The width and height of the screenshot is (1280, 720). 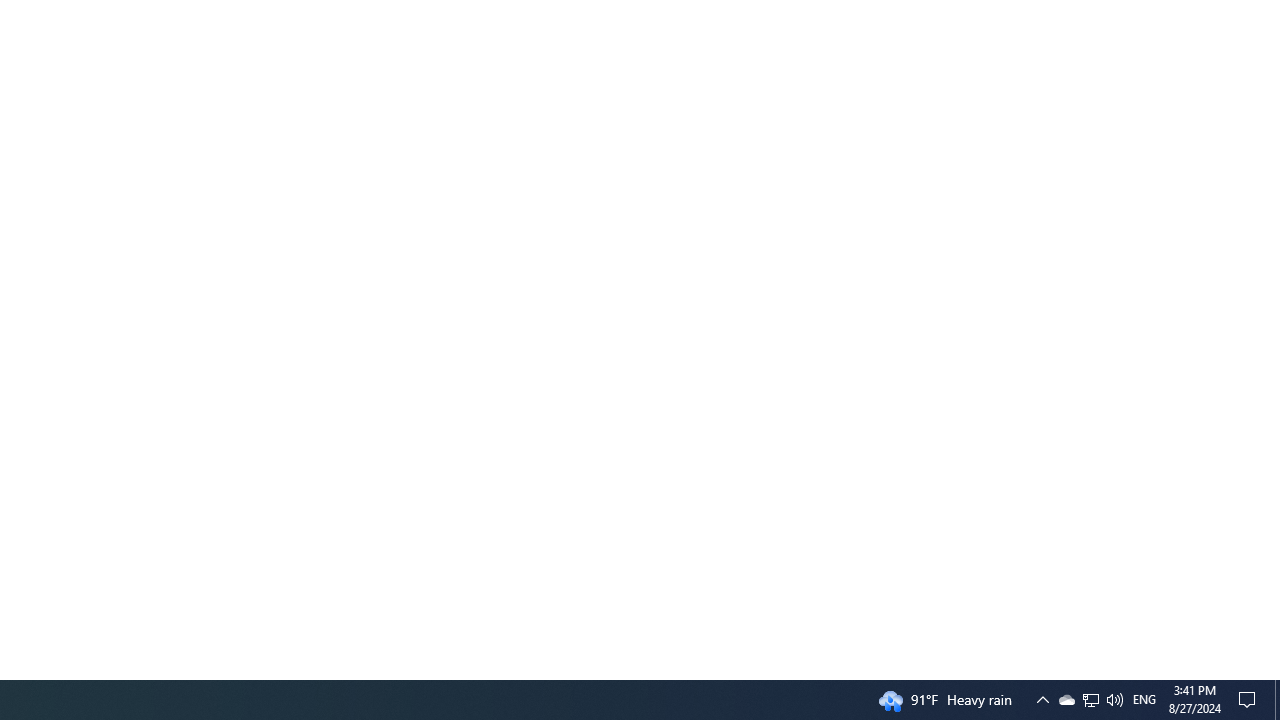 I want to click on 'Tray Input Indicator - English (United States)', so click(x=1144, y=698).